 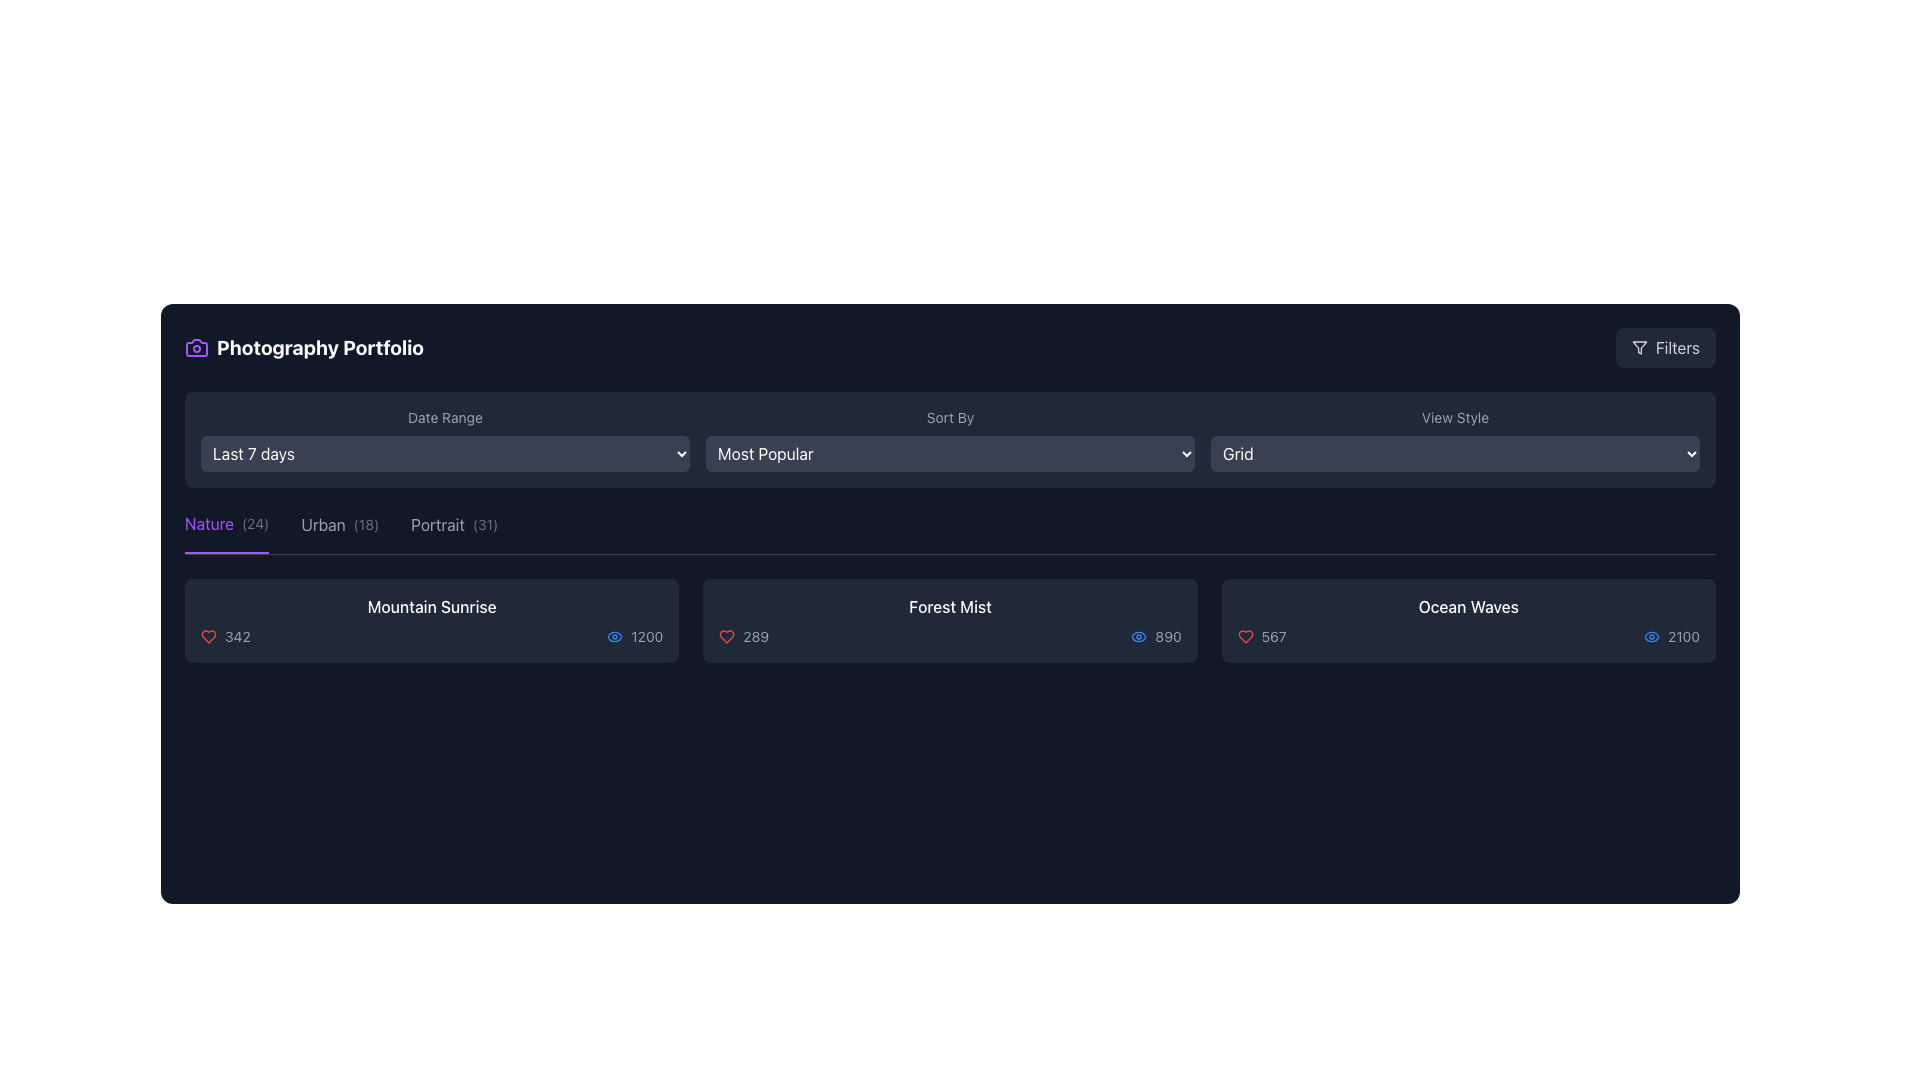 I want to click on the static text label reading 'Date Range', which is styled in a small gray font on a dark background, positioned under the header 'Photography Portfolio', so click(x=444, y=416).